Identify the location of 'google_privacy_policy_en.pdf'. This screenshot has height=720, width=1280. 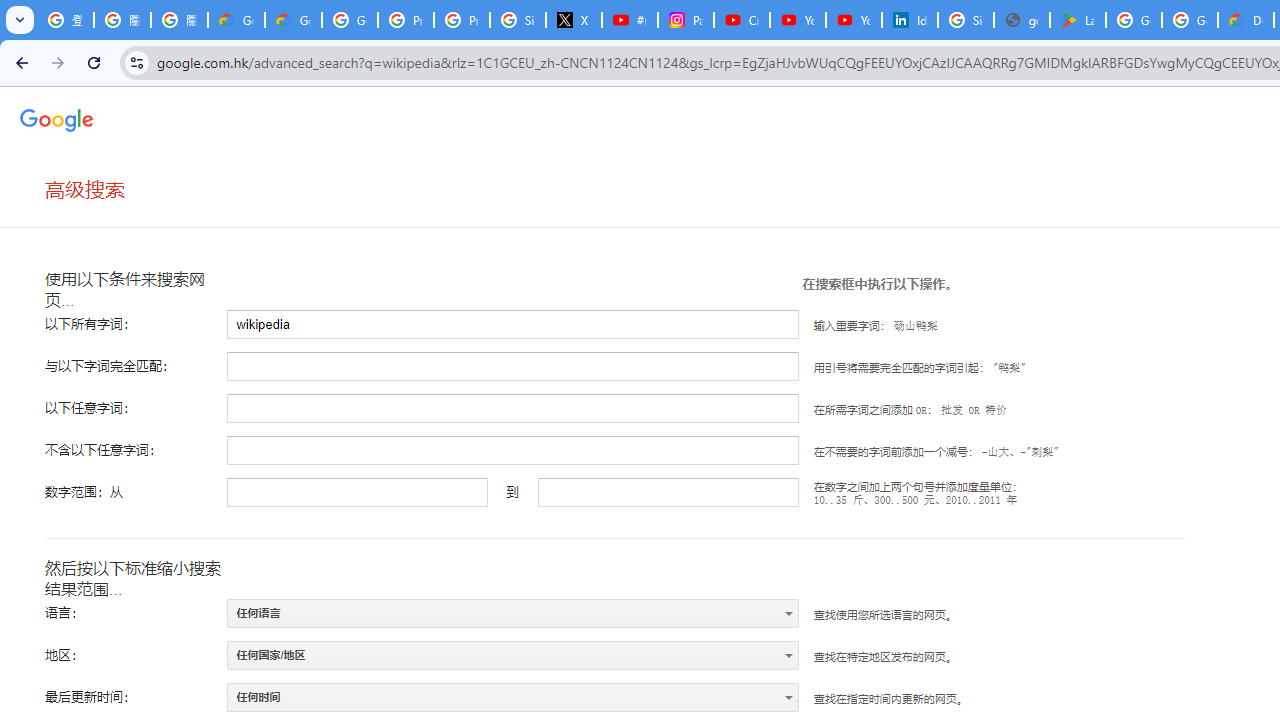
(1022, 20).